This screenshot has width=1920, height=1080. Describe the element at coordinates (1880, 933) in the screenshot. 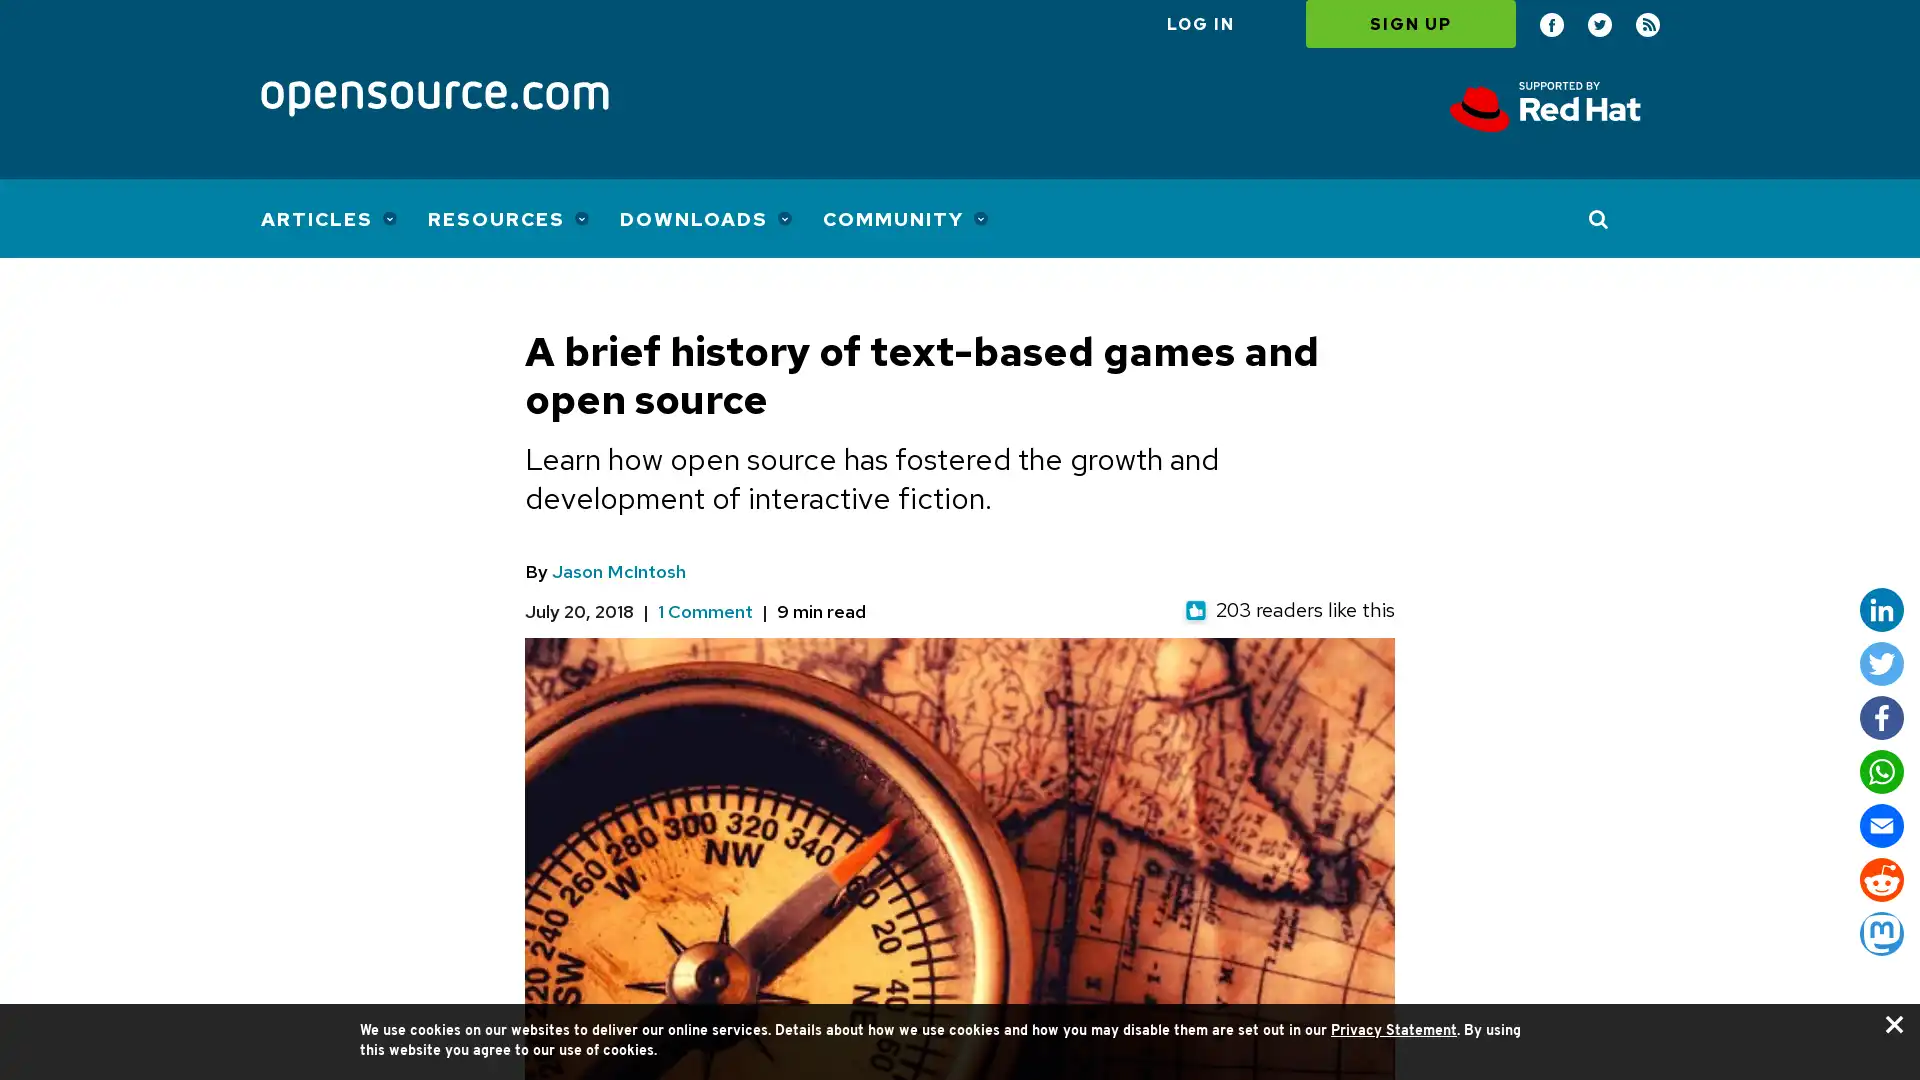

I see `MASTODON` at that location.